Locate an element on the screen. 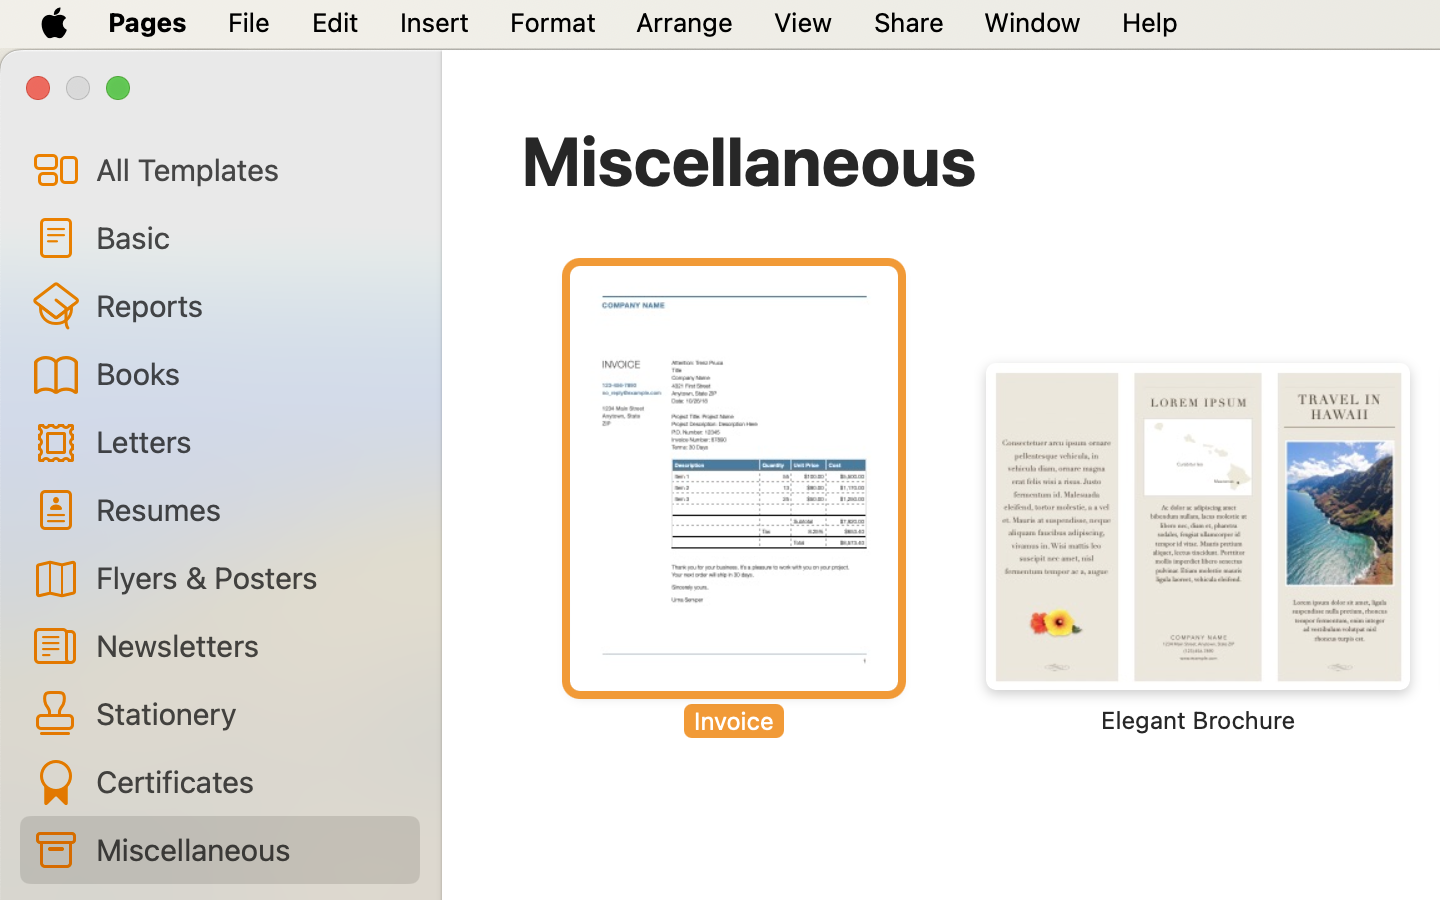 The image size is (1440, 900). 'Basic' is located at coordinates (248, 235).